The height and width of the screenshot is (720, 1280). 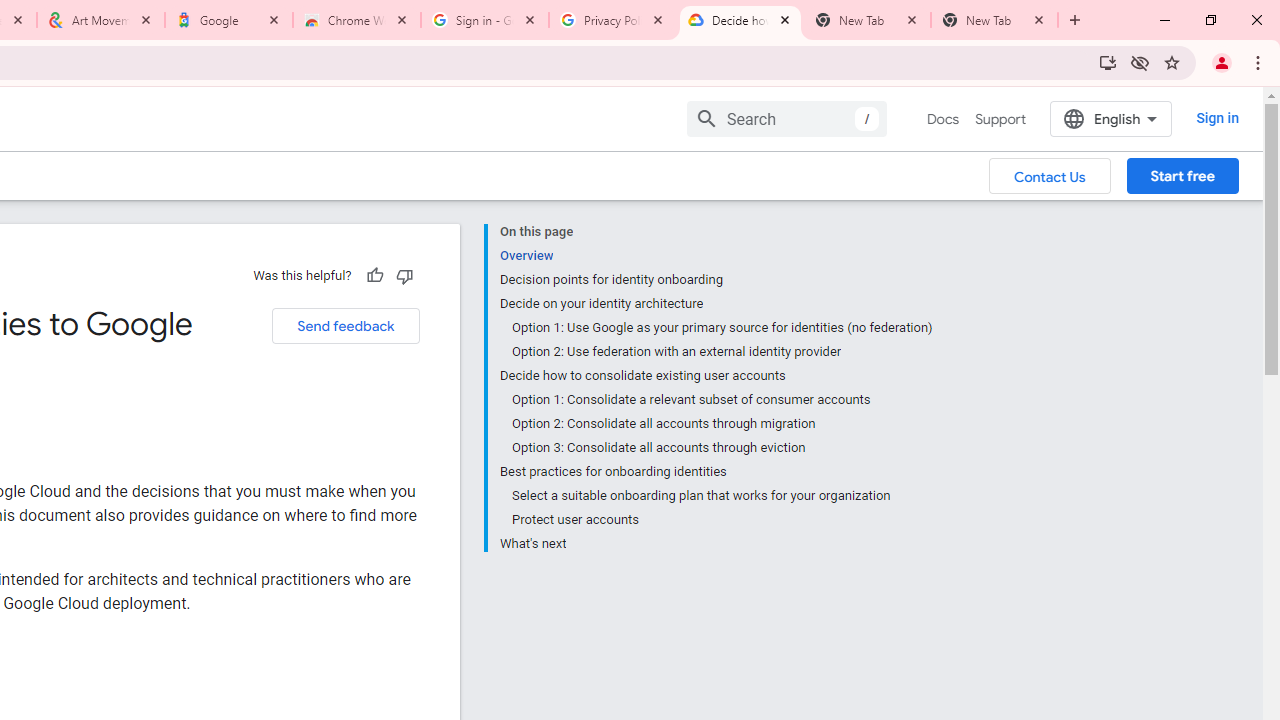 What do you see at coordinates (1000, 119) in the screenshot?
I see `'Support'` at bounding box center [1000, 119].